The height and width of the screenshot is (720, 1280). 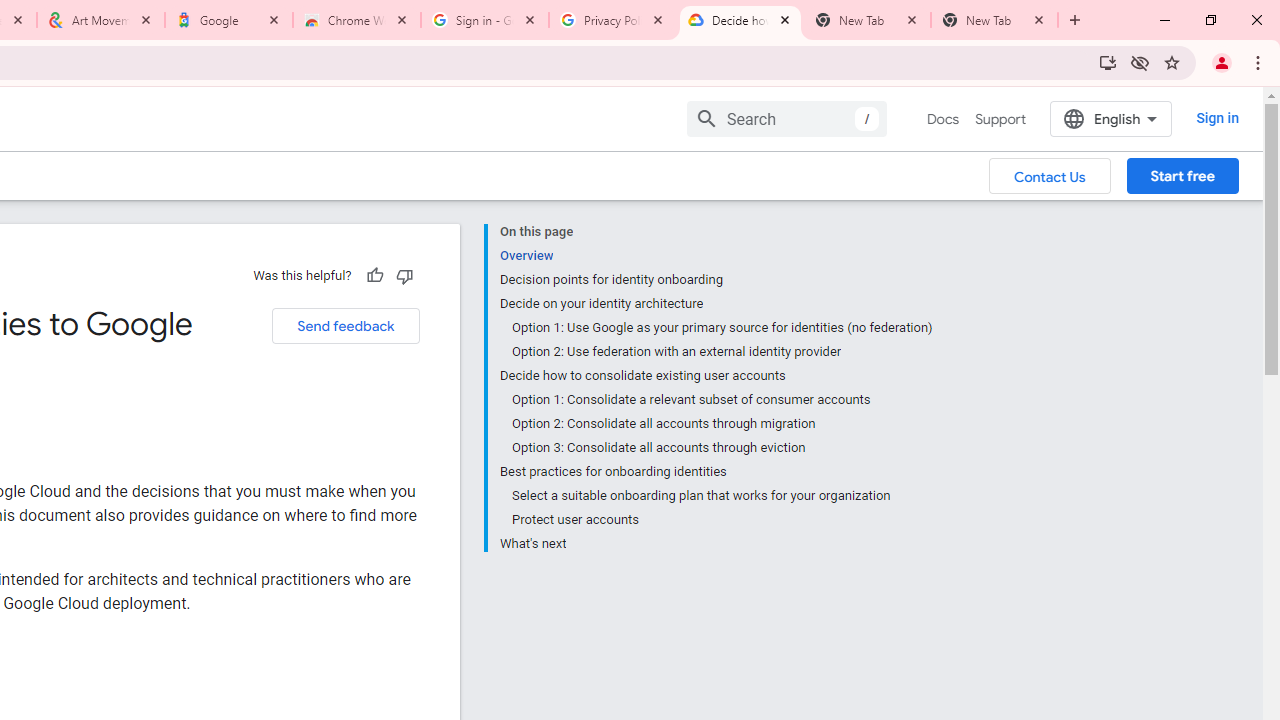 What do you see at coordinates (1000, 119) in the screenshot?
I see `'Support'` at bounding box center [1000, 119].